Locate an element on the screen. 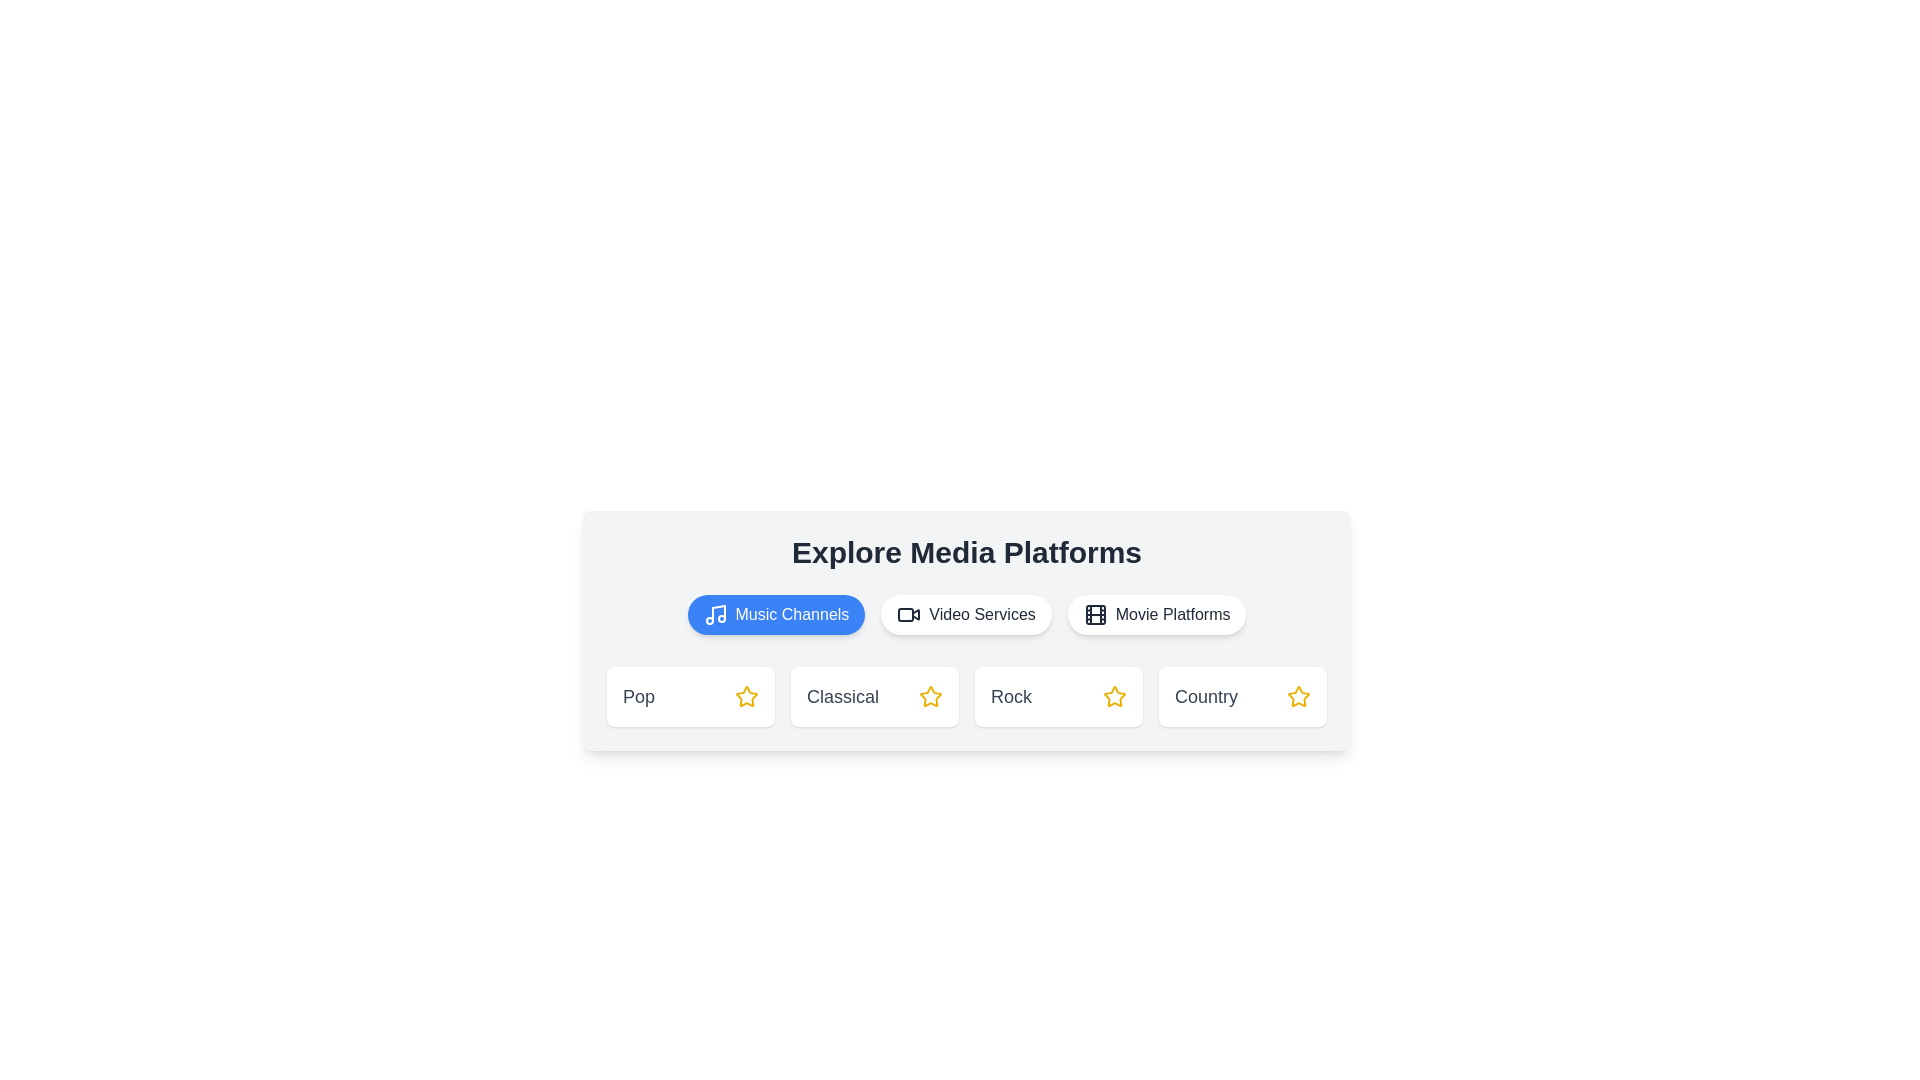 The height and width of the screenshot is (1080, 1920). the 'Video Services' icon, which is the second button in the row of category tabs under 'Explore Media Platforms' is located at coordinates (908, 613).